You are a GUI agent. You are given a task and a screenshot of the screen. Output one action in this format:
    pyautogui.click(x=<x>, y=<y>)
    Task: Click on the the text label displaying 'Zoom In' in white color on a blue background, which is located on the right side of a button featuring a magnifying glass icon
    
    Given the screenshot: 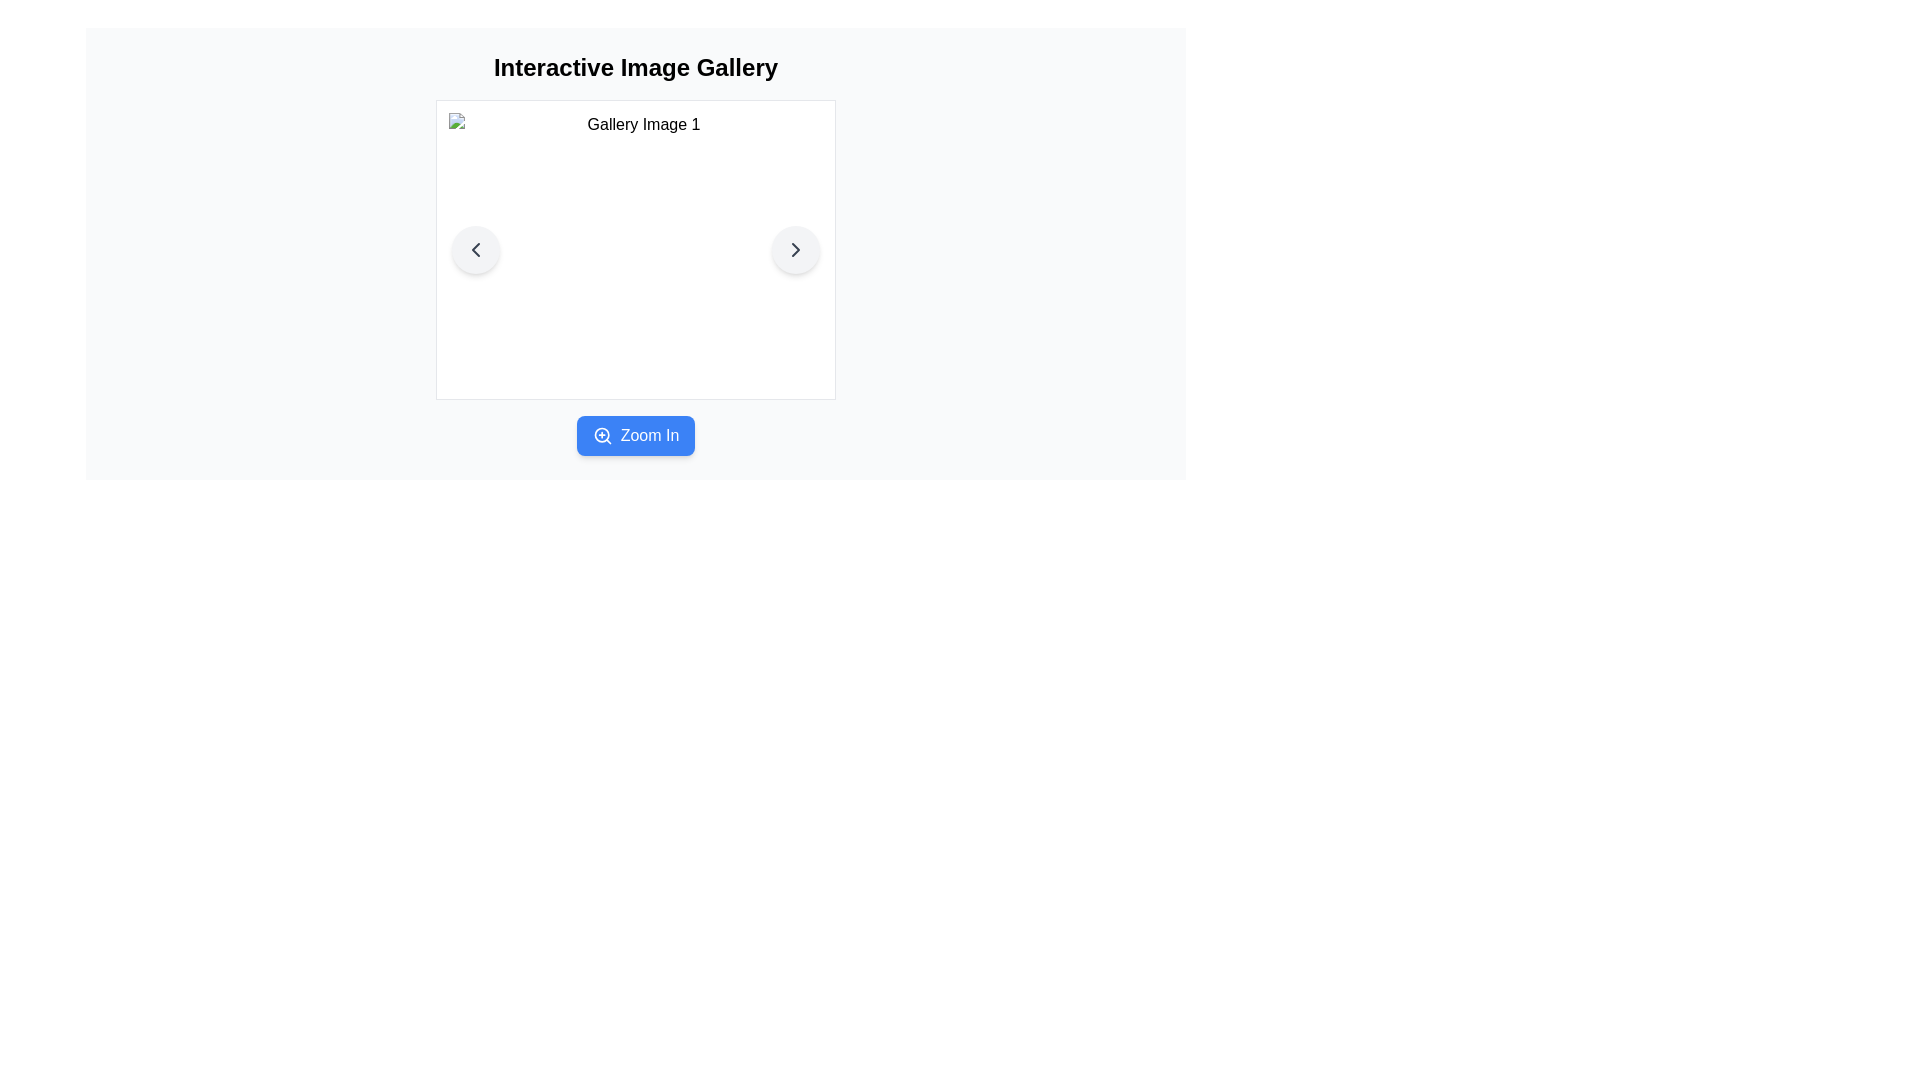 What is the action you would take?
    pyautogui.click(x=649, y=434)
    